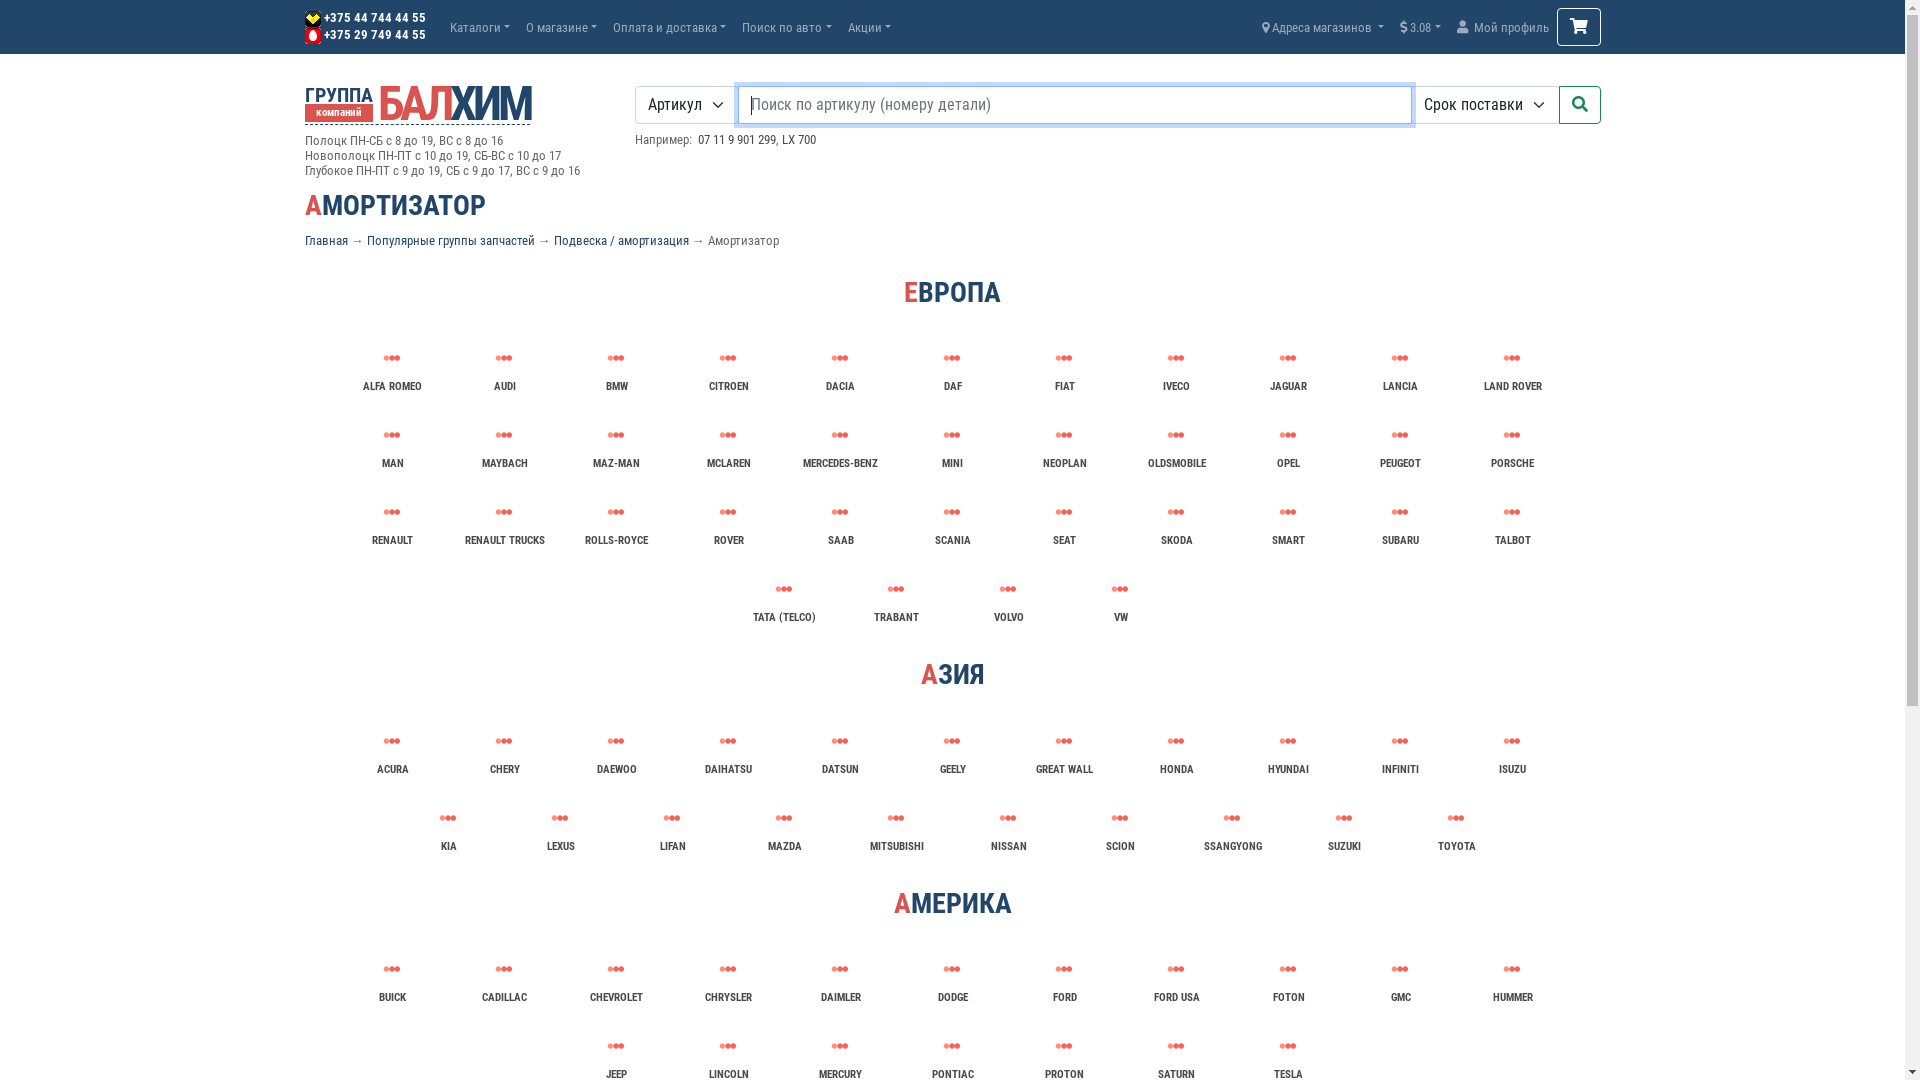 Image resolution: width=1920 pixels, height=1080 pixels. What do you see at coordinates (392, 748) in the screenshot?
I see `'ACURA'` at bounding box center [392, 748].